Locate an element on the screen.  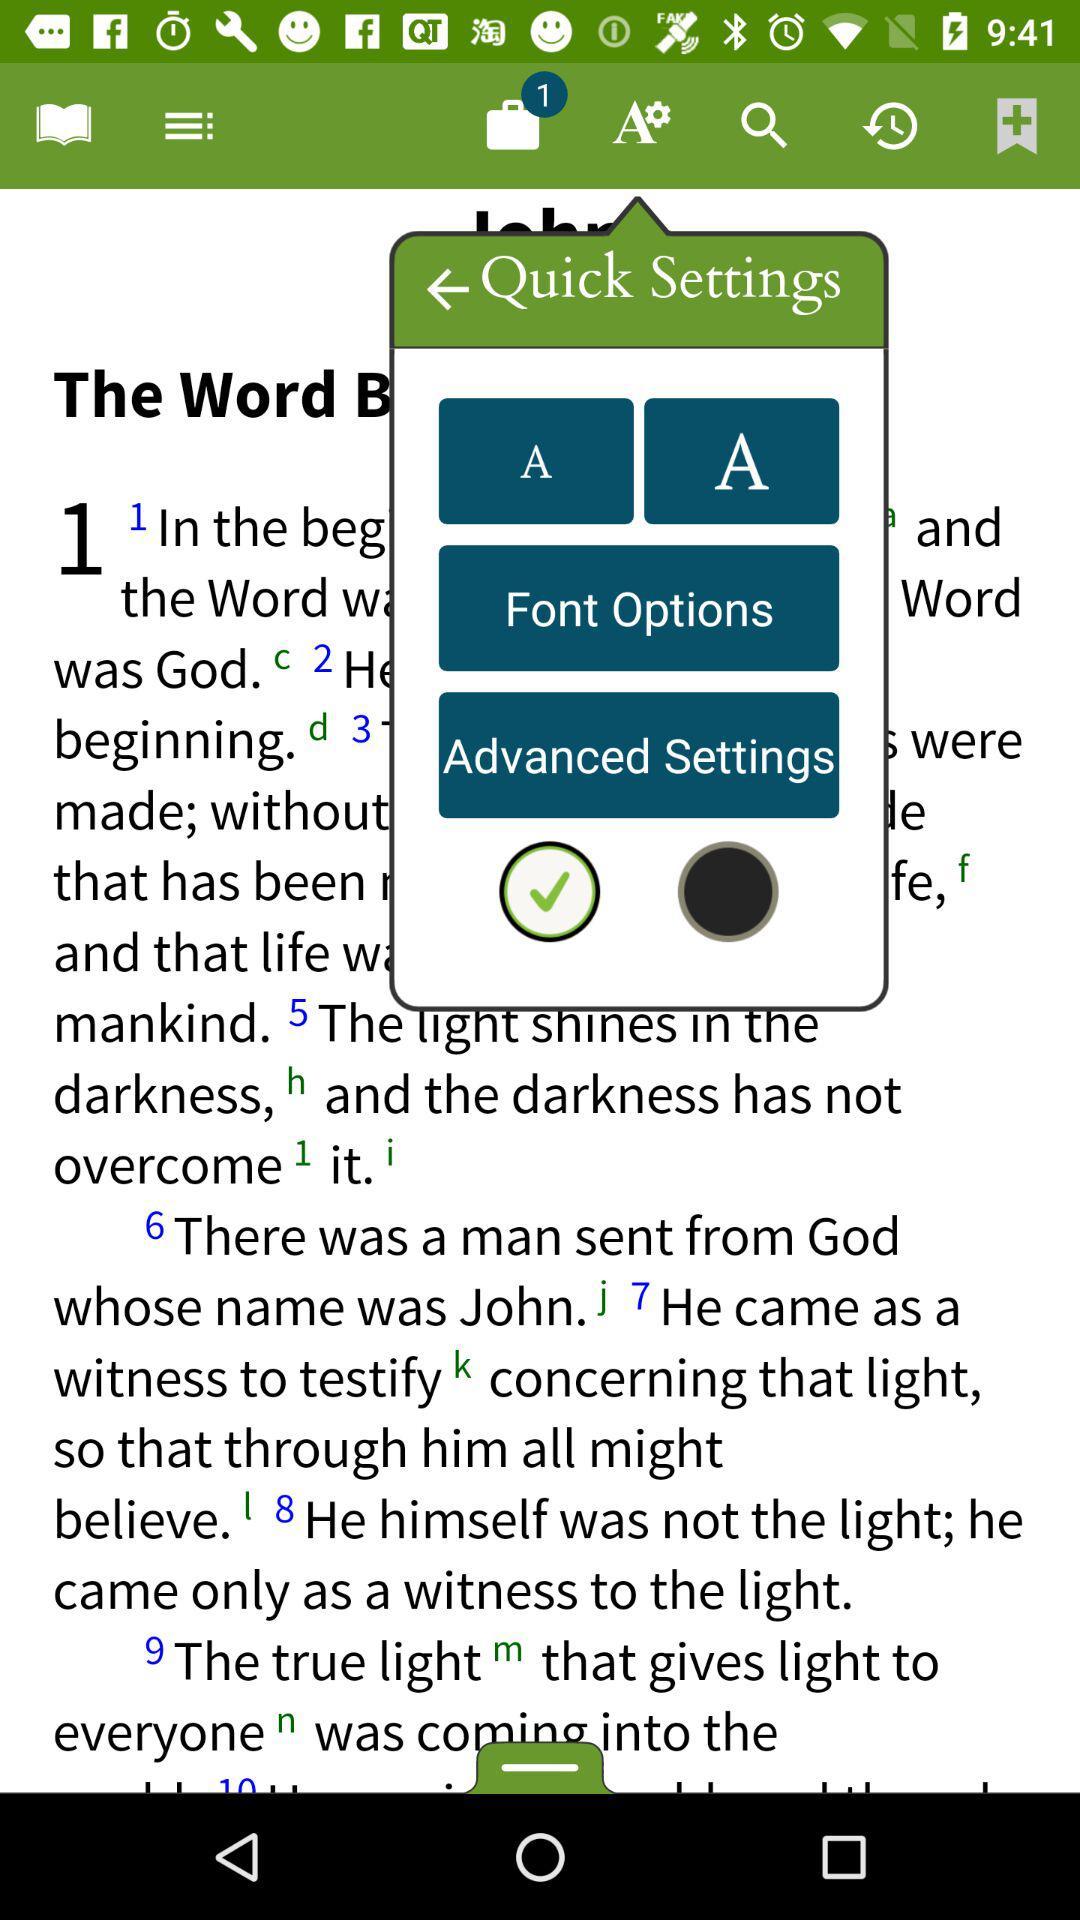
bookmark the current page is located at coordinates (1017, 124).